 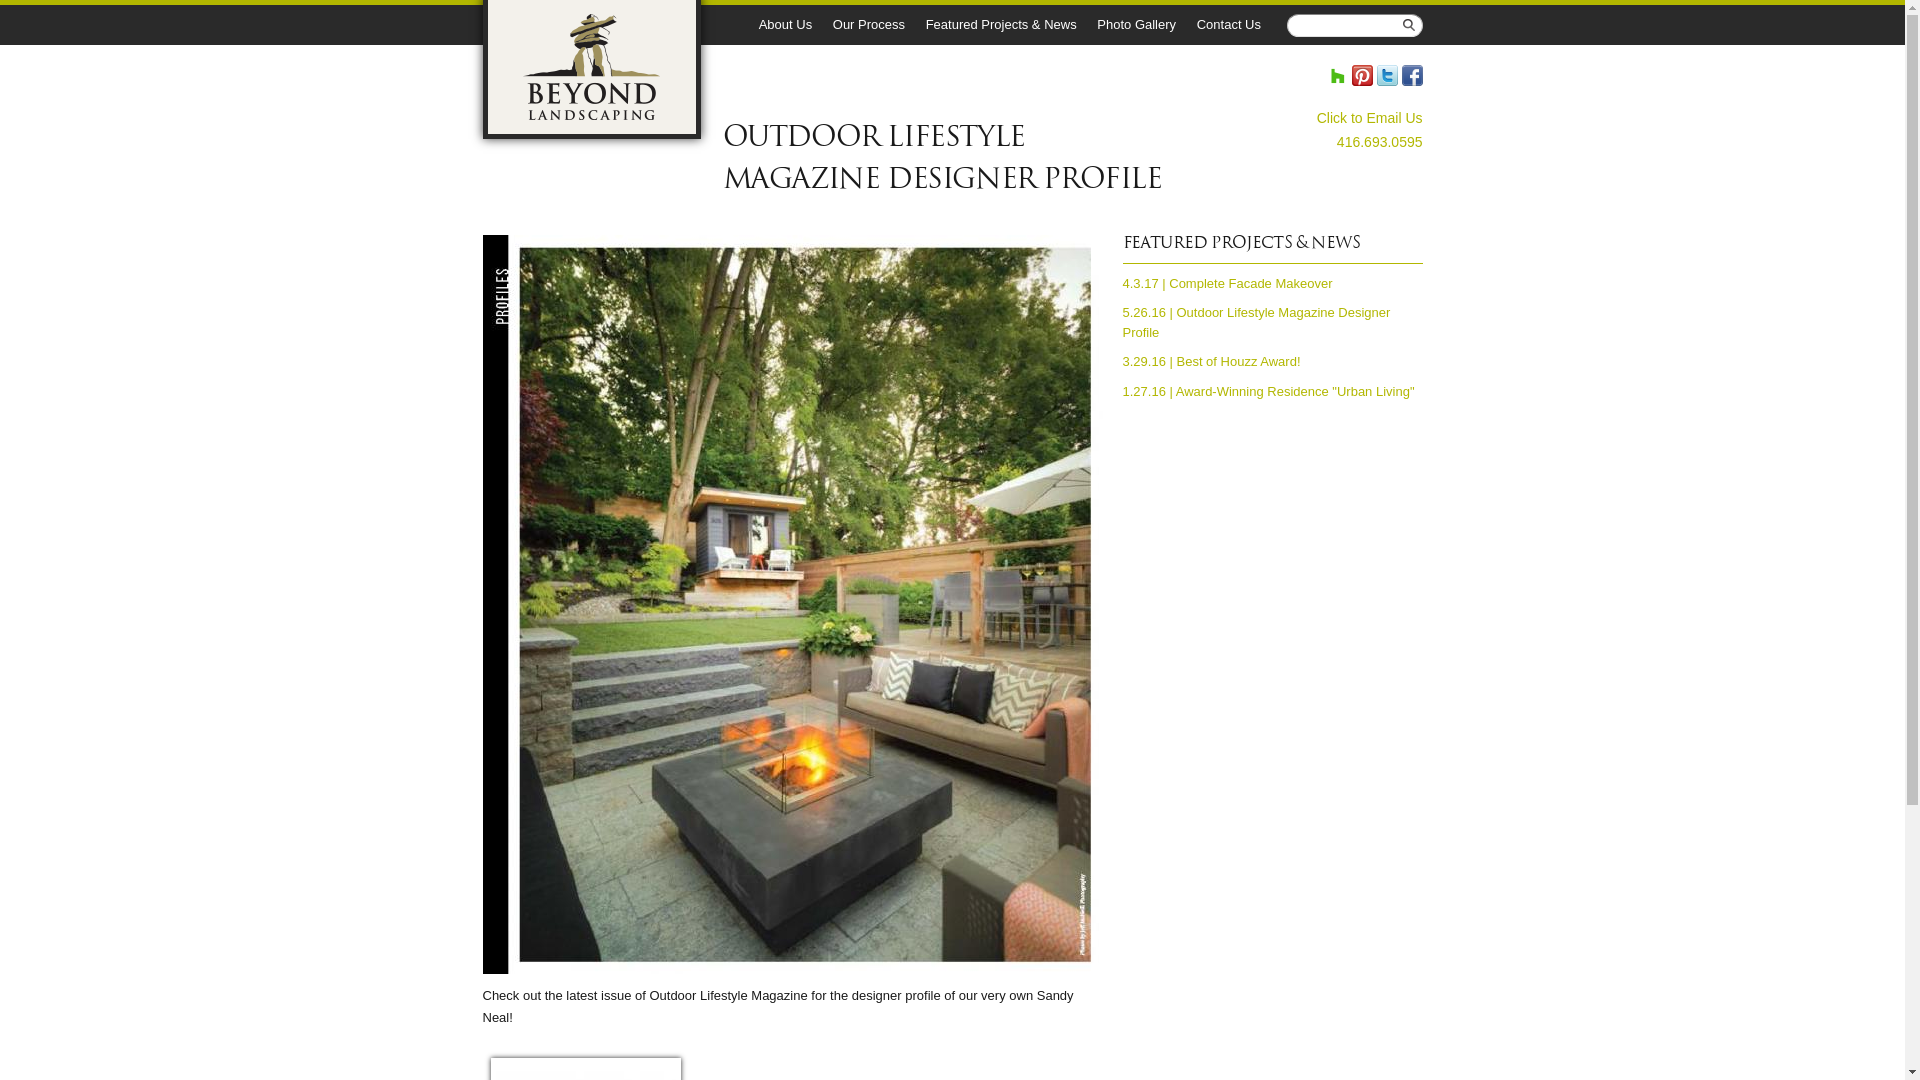 I want to click on '5.26.16 | Outdoor Lifestyle Magazine Designer Profile', so click(x=1255, y=321).